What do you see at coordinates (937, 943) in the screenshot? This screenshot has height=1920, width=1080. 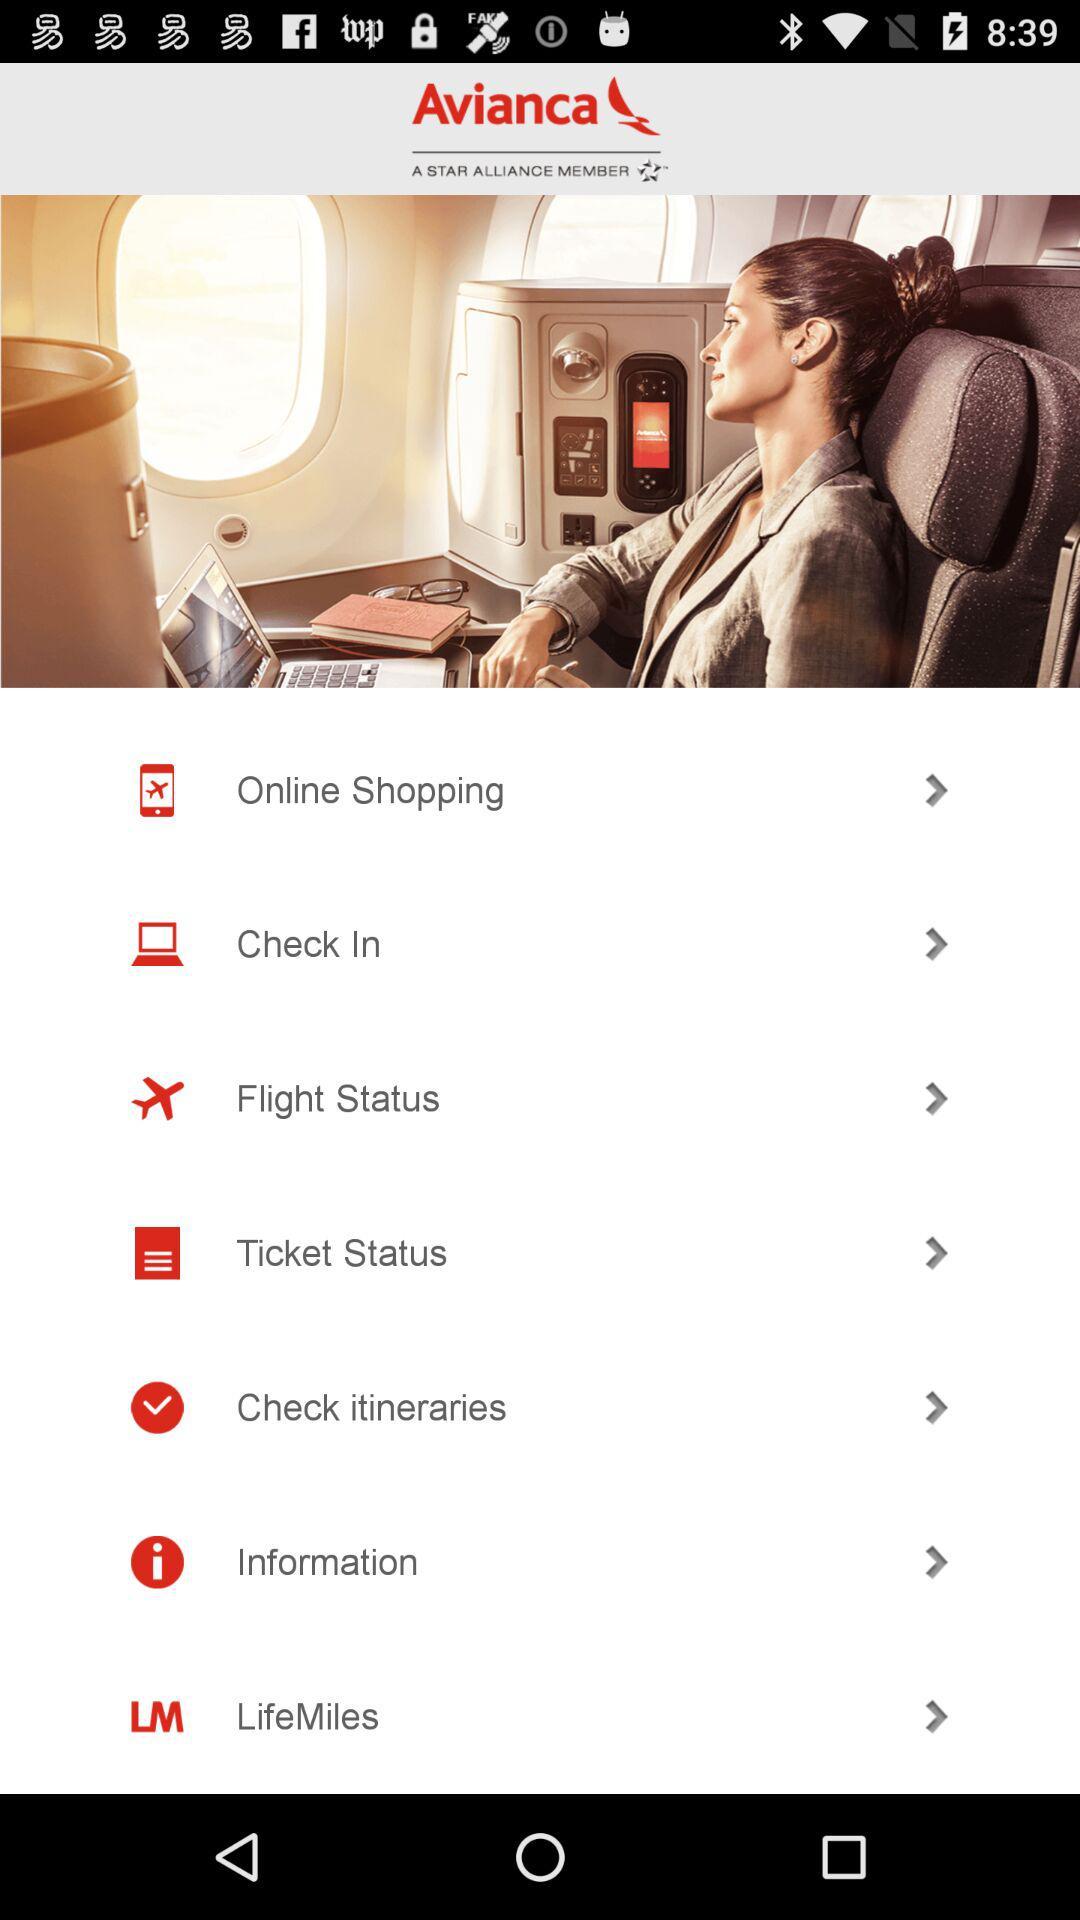 I see `on next page icon right to check in` at bounding box center [937, 943].